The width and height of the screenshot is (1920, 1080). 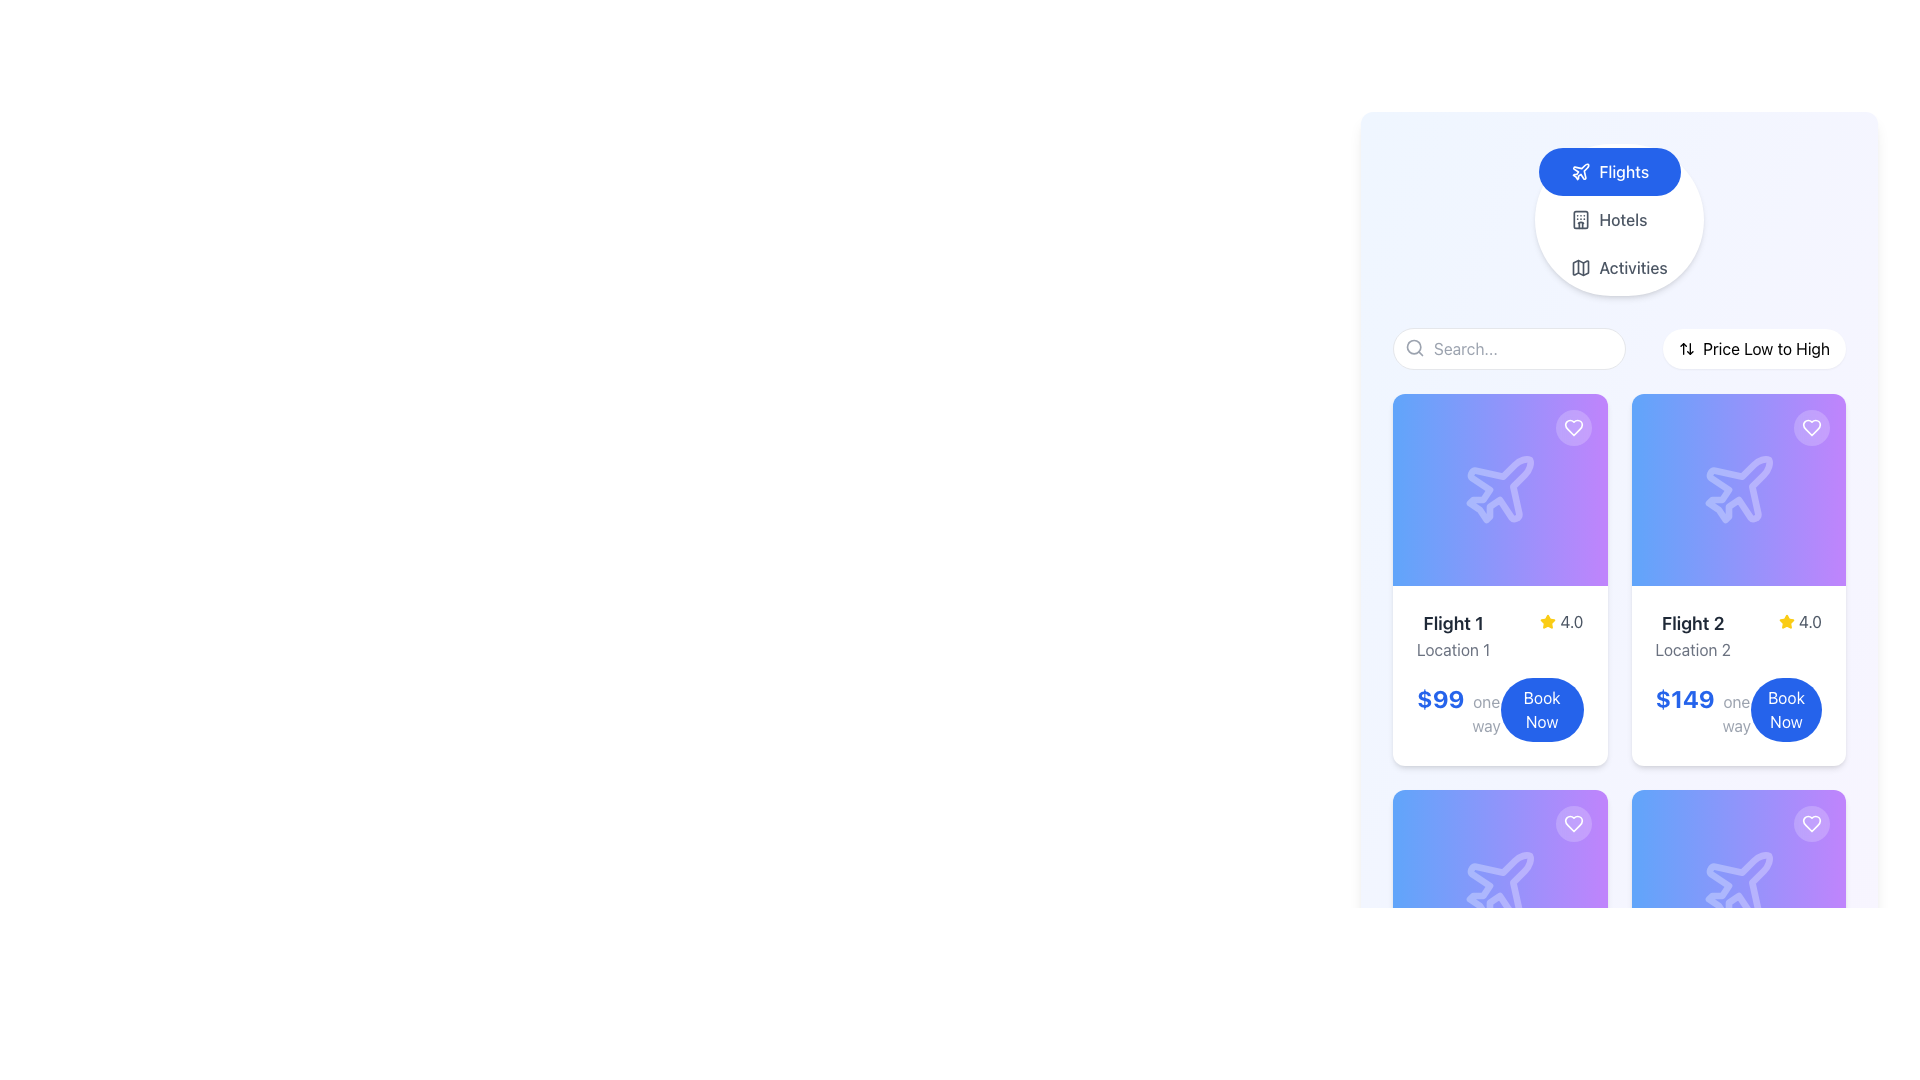 What do you see at coordinates (1623, 219) in the screenshot?
I see `the category label for Hotels, which is a clickable element positioned between the 'Flights' label above and the 'Activities' label below` at bounding box center [1623, 219].